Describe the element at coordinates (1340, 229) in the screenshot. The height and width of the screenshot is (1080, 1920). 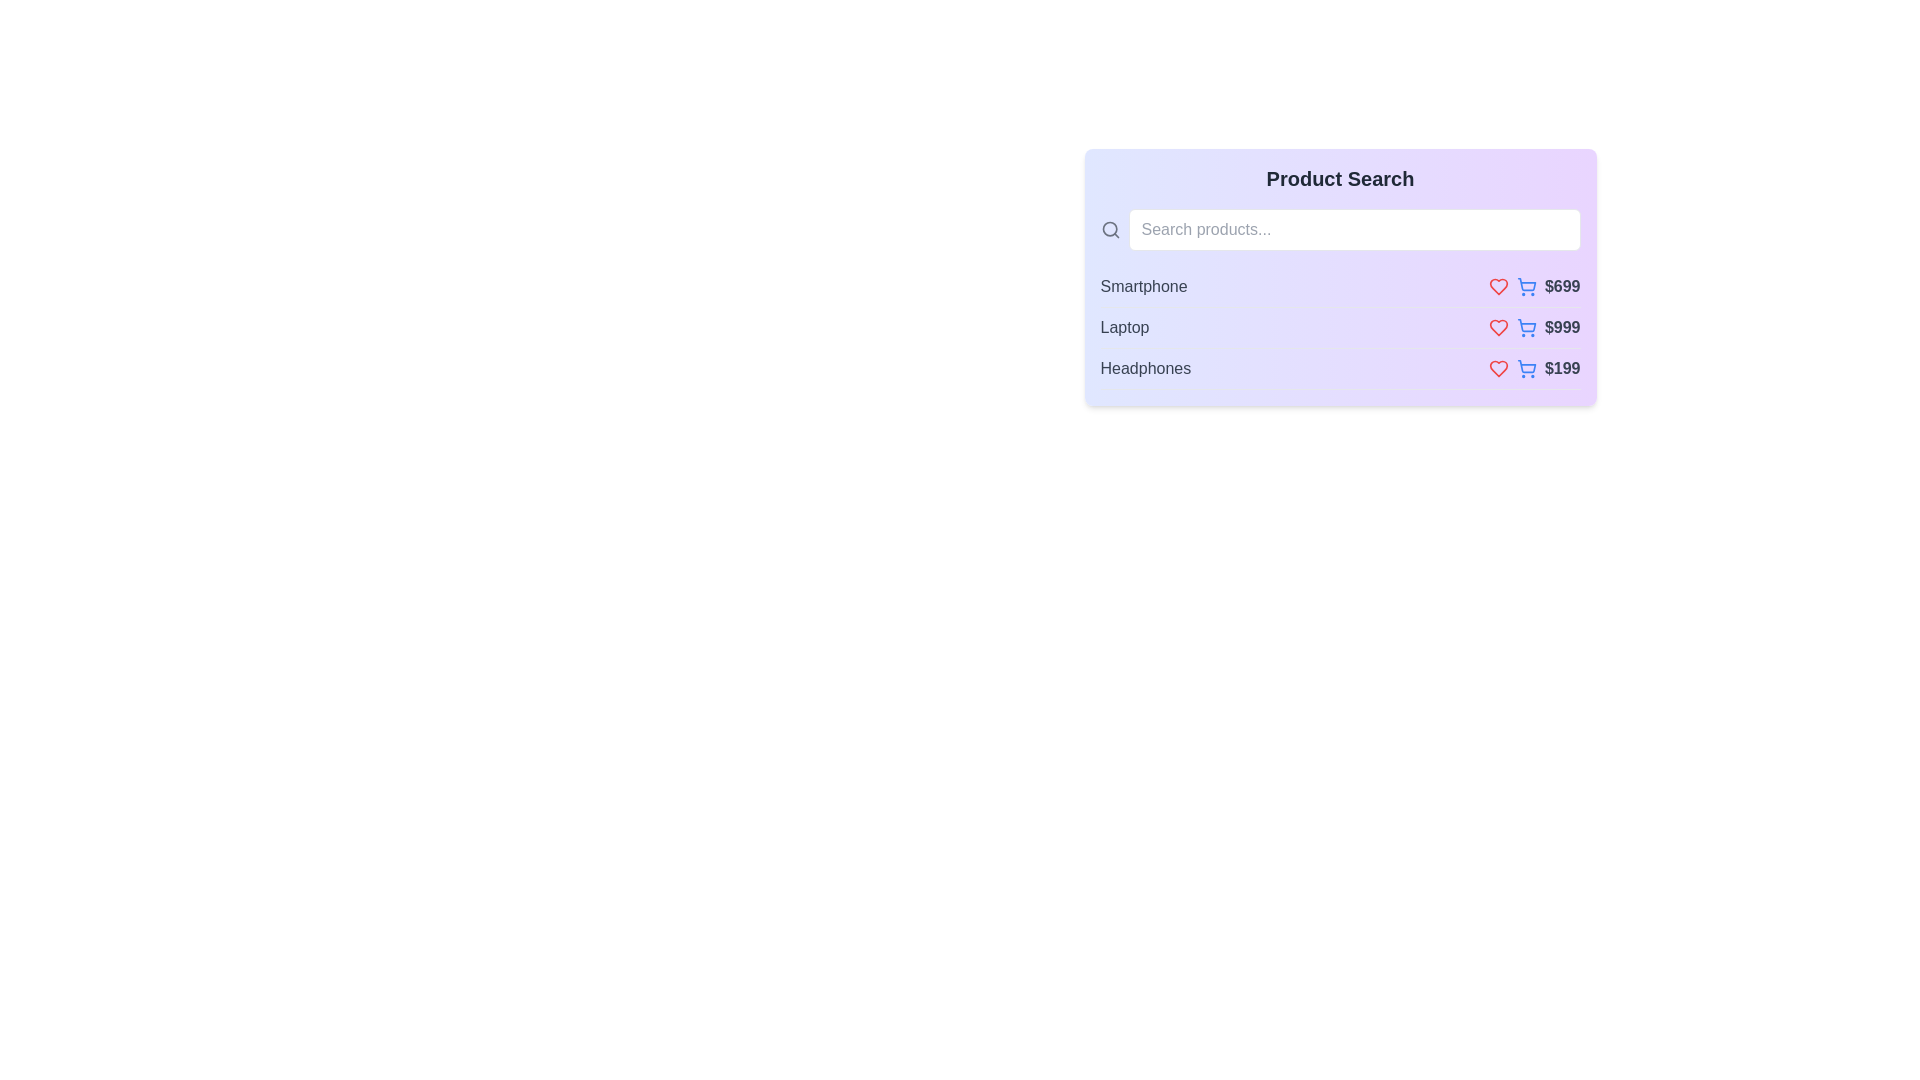
I see `and drop on the Search Bar located beneath the 'Product Search' header` at that location.